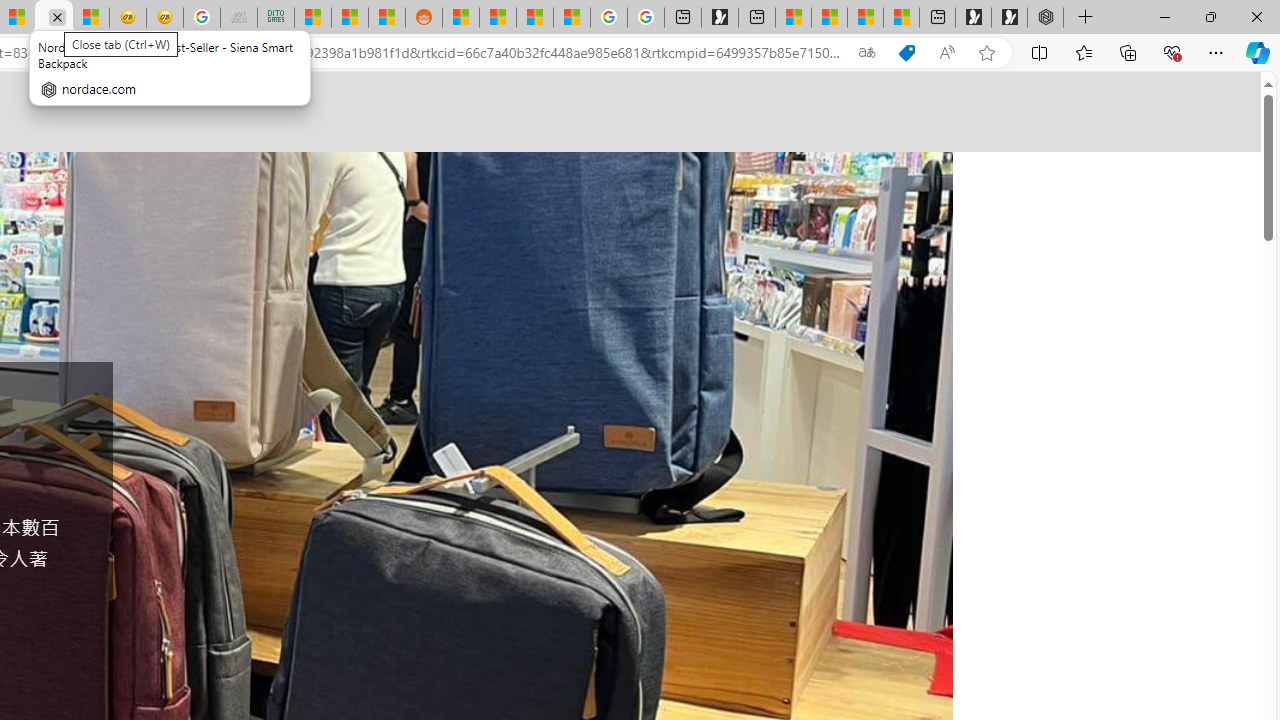 The height and width of the screenshot is (720, 1280). What do you see at coordinates (986, 52) in the screenshot?
I see `'Add this page to favorites (Ctrl+D)'` at bounding box center [986, 52].